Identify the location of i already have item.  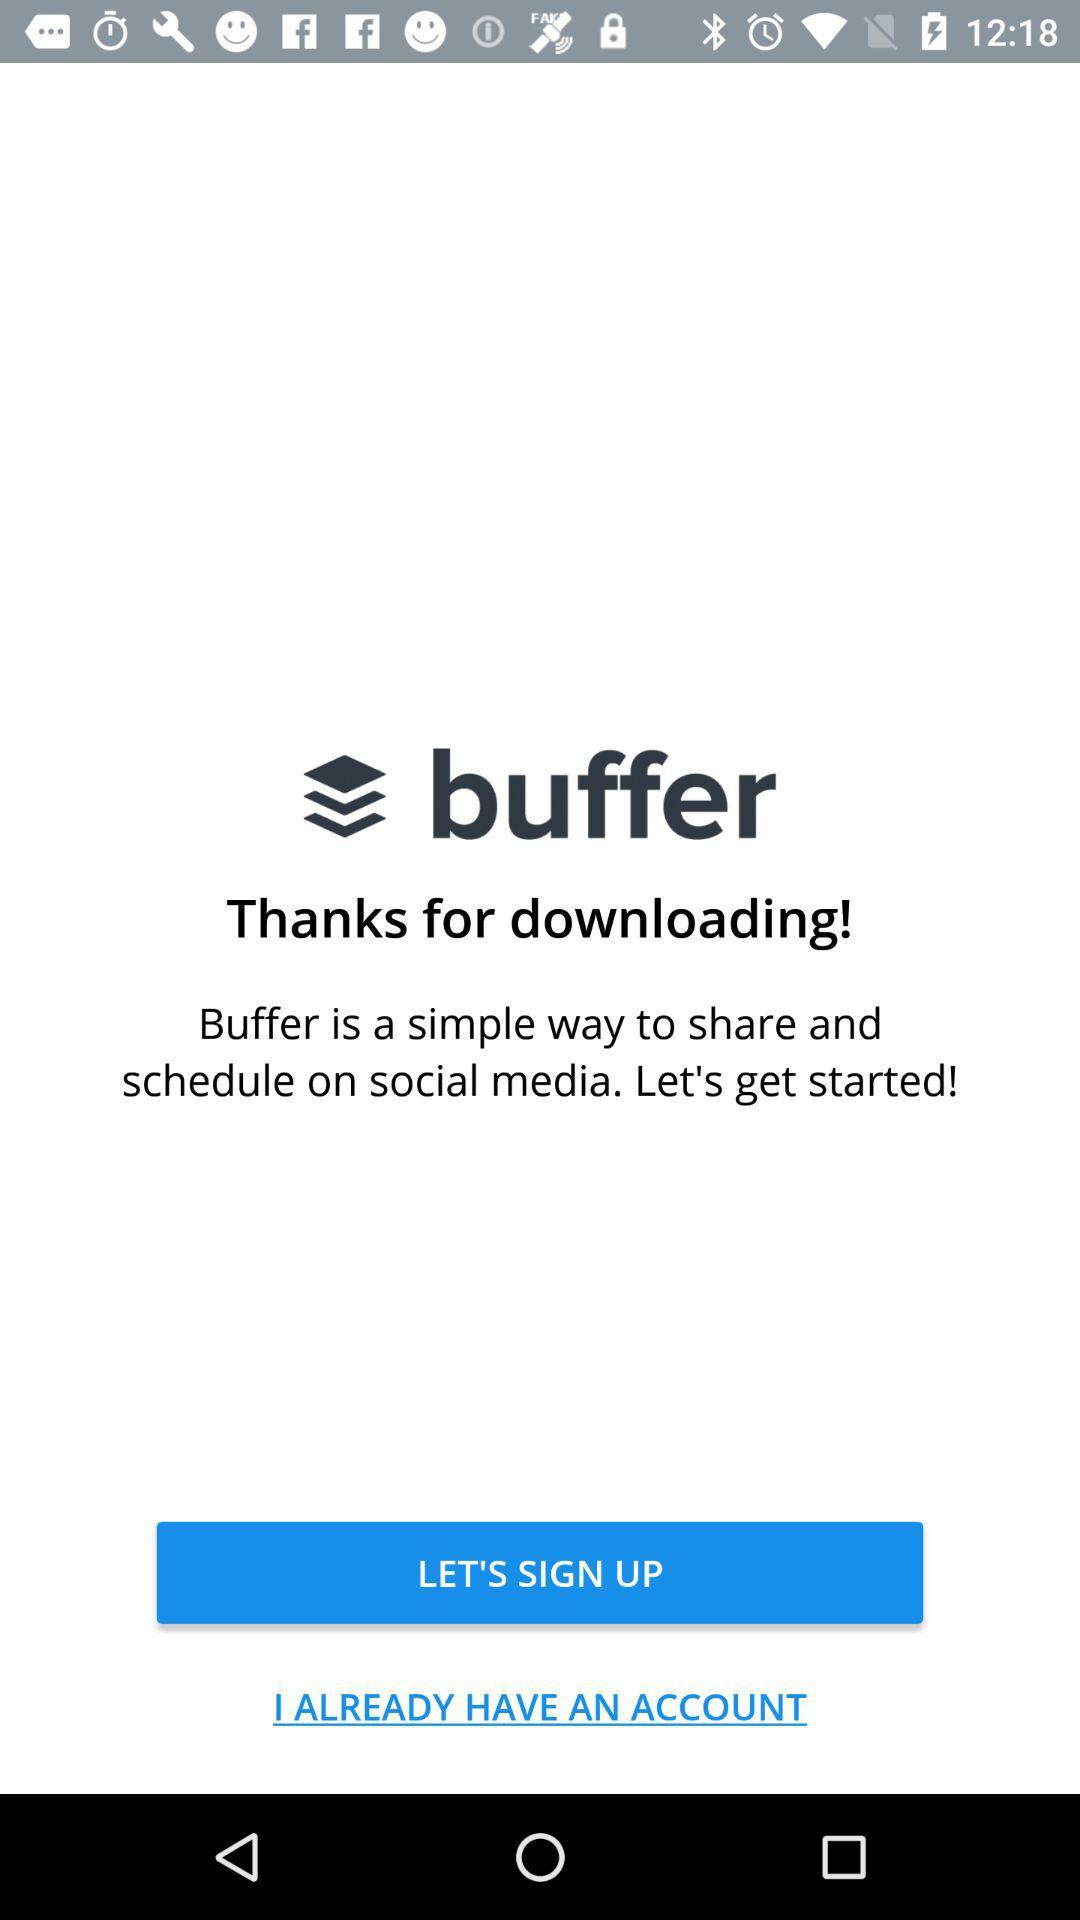
(540, 1705).